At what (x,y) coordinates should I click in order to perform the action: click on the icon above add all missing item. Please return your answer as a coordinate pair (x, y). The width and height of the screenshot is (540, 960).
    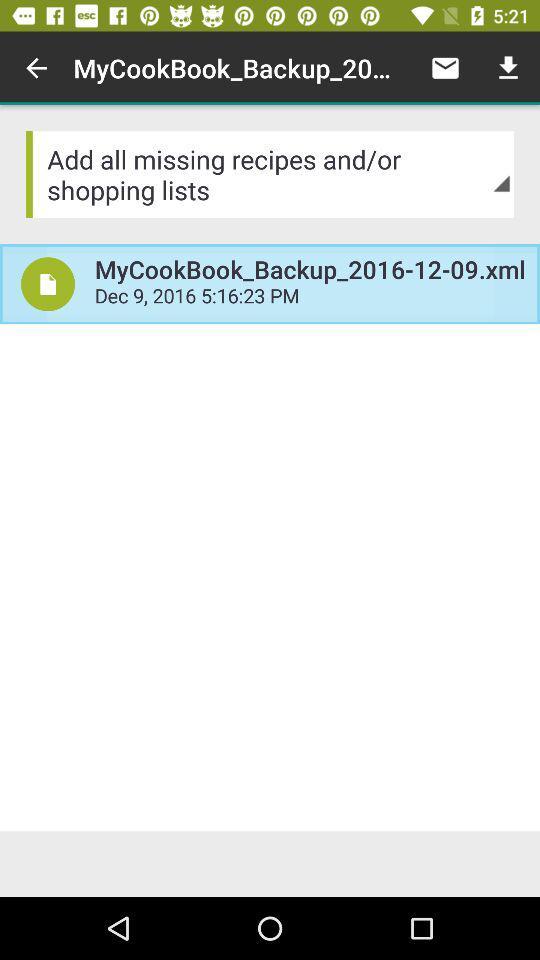
    Looking at the image, I should click on (508, 68).